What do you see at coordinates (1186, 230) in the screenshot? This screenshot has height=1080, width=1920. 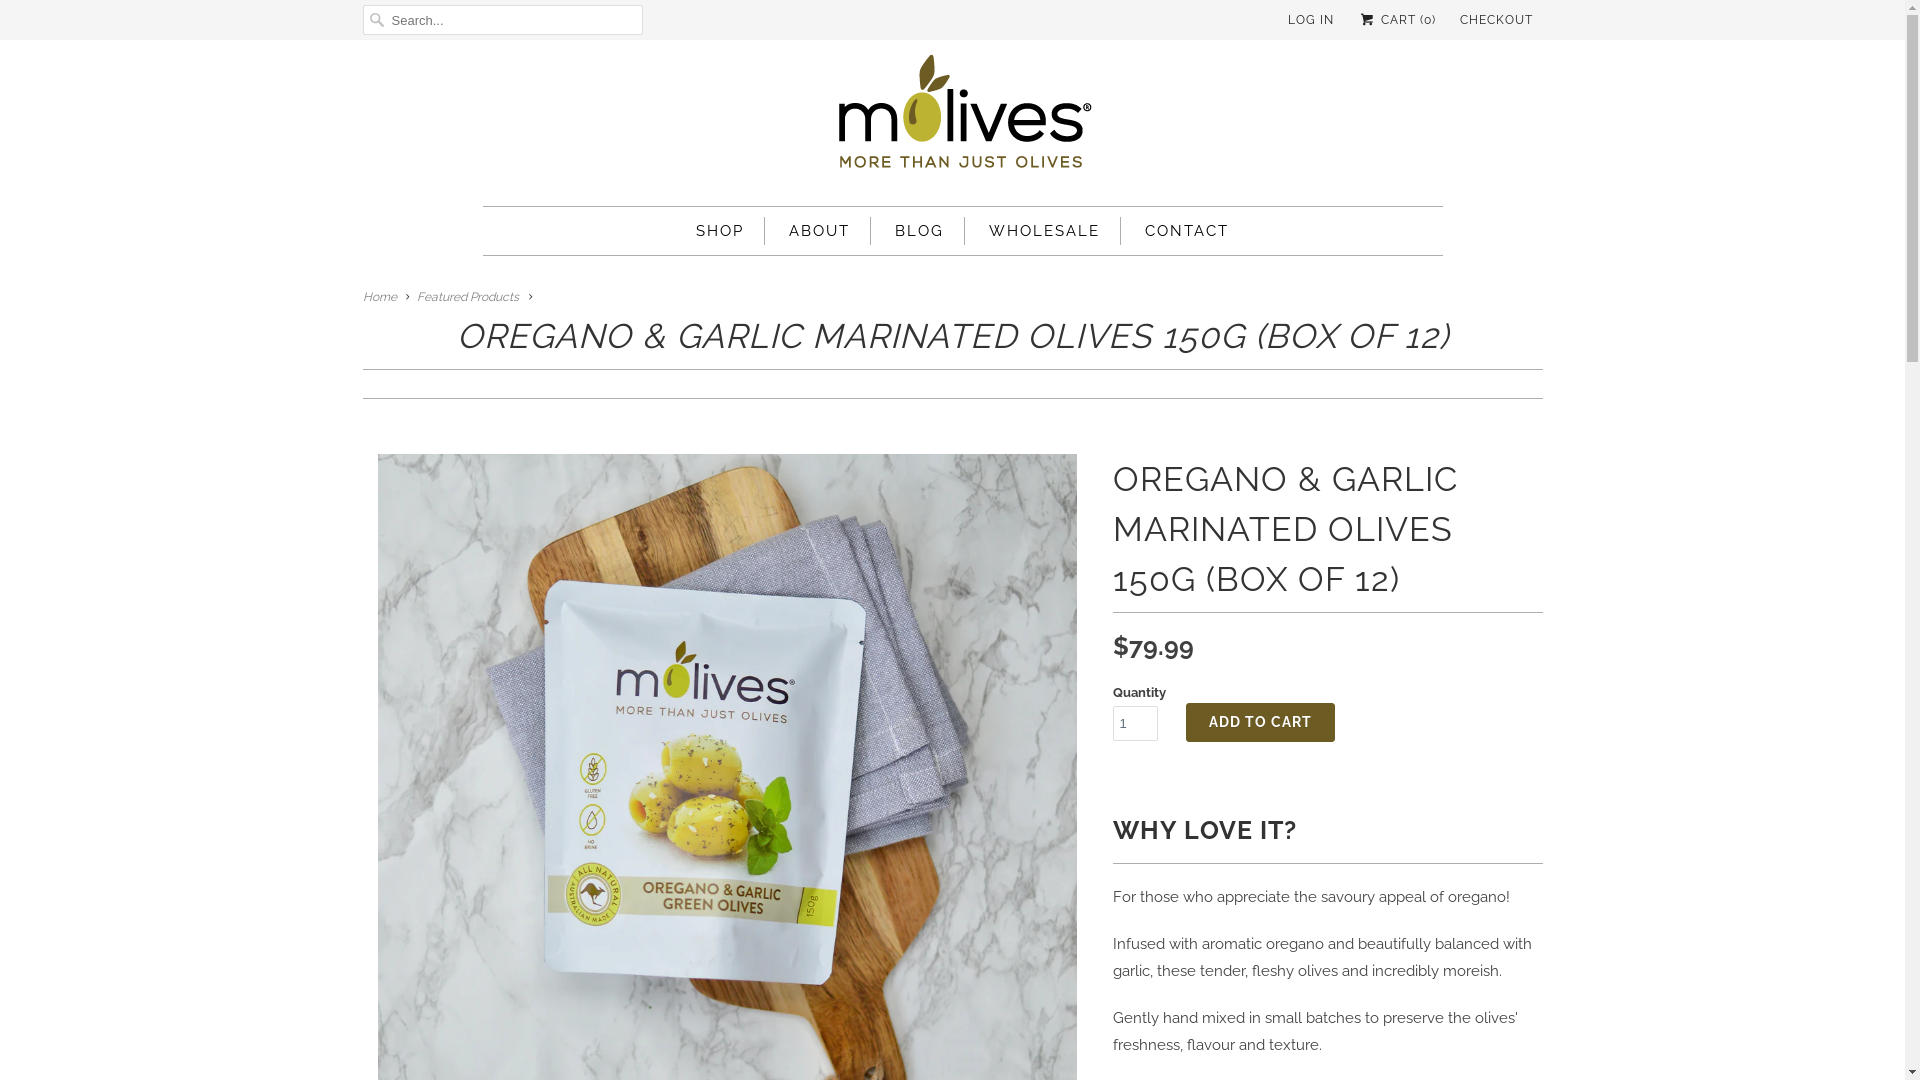 I see `'CONTACT'` at bounding box center [1186, 230].